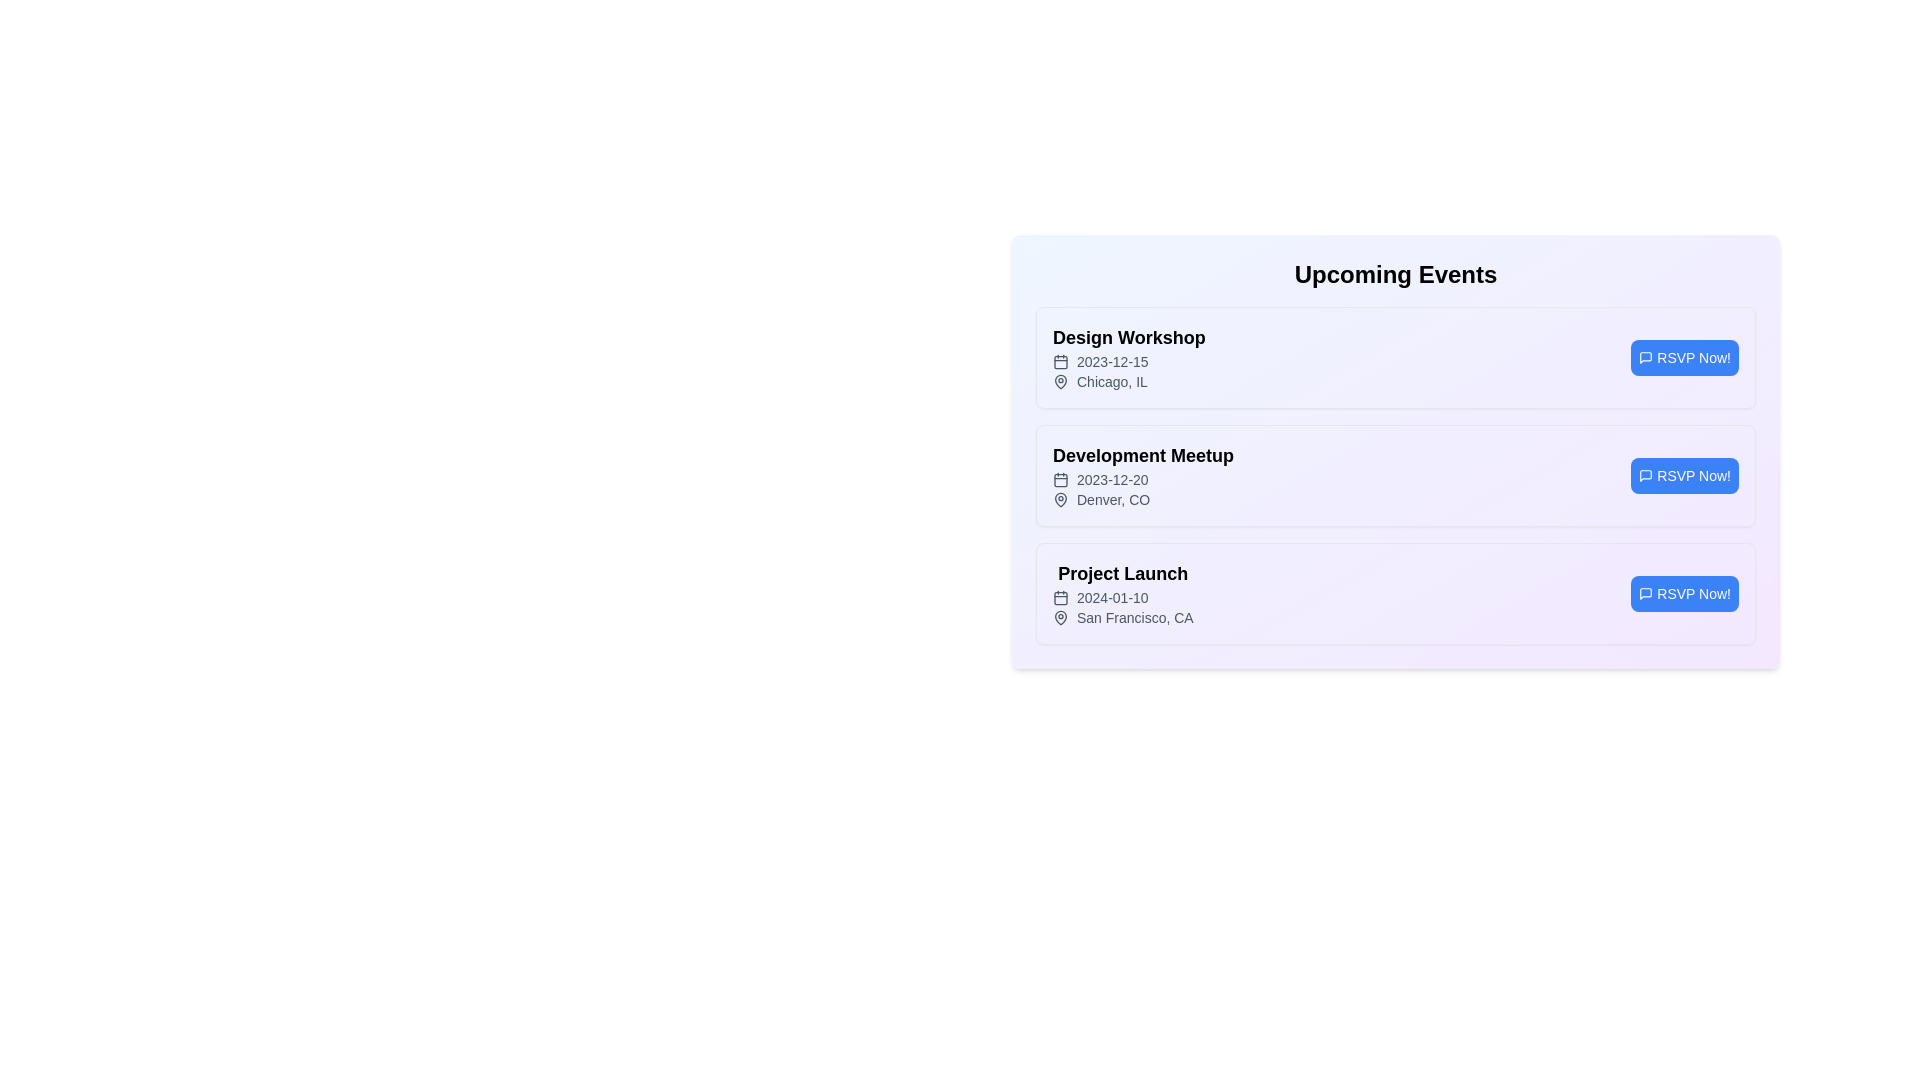  I want to click on the RSVP button for the event titled 'Design Workshop', so click(1684, 357).